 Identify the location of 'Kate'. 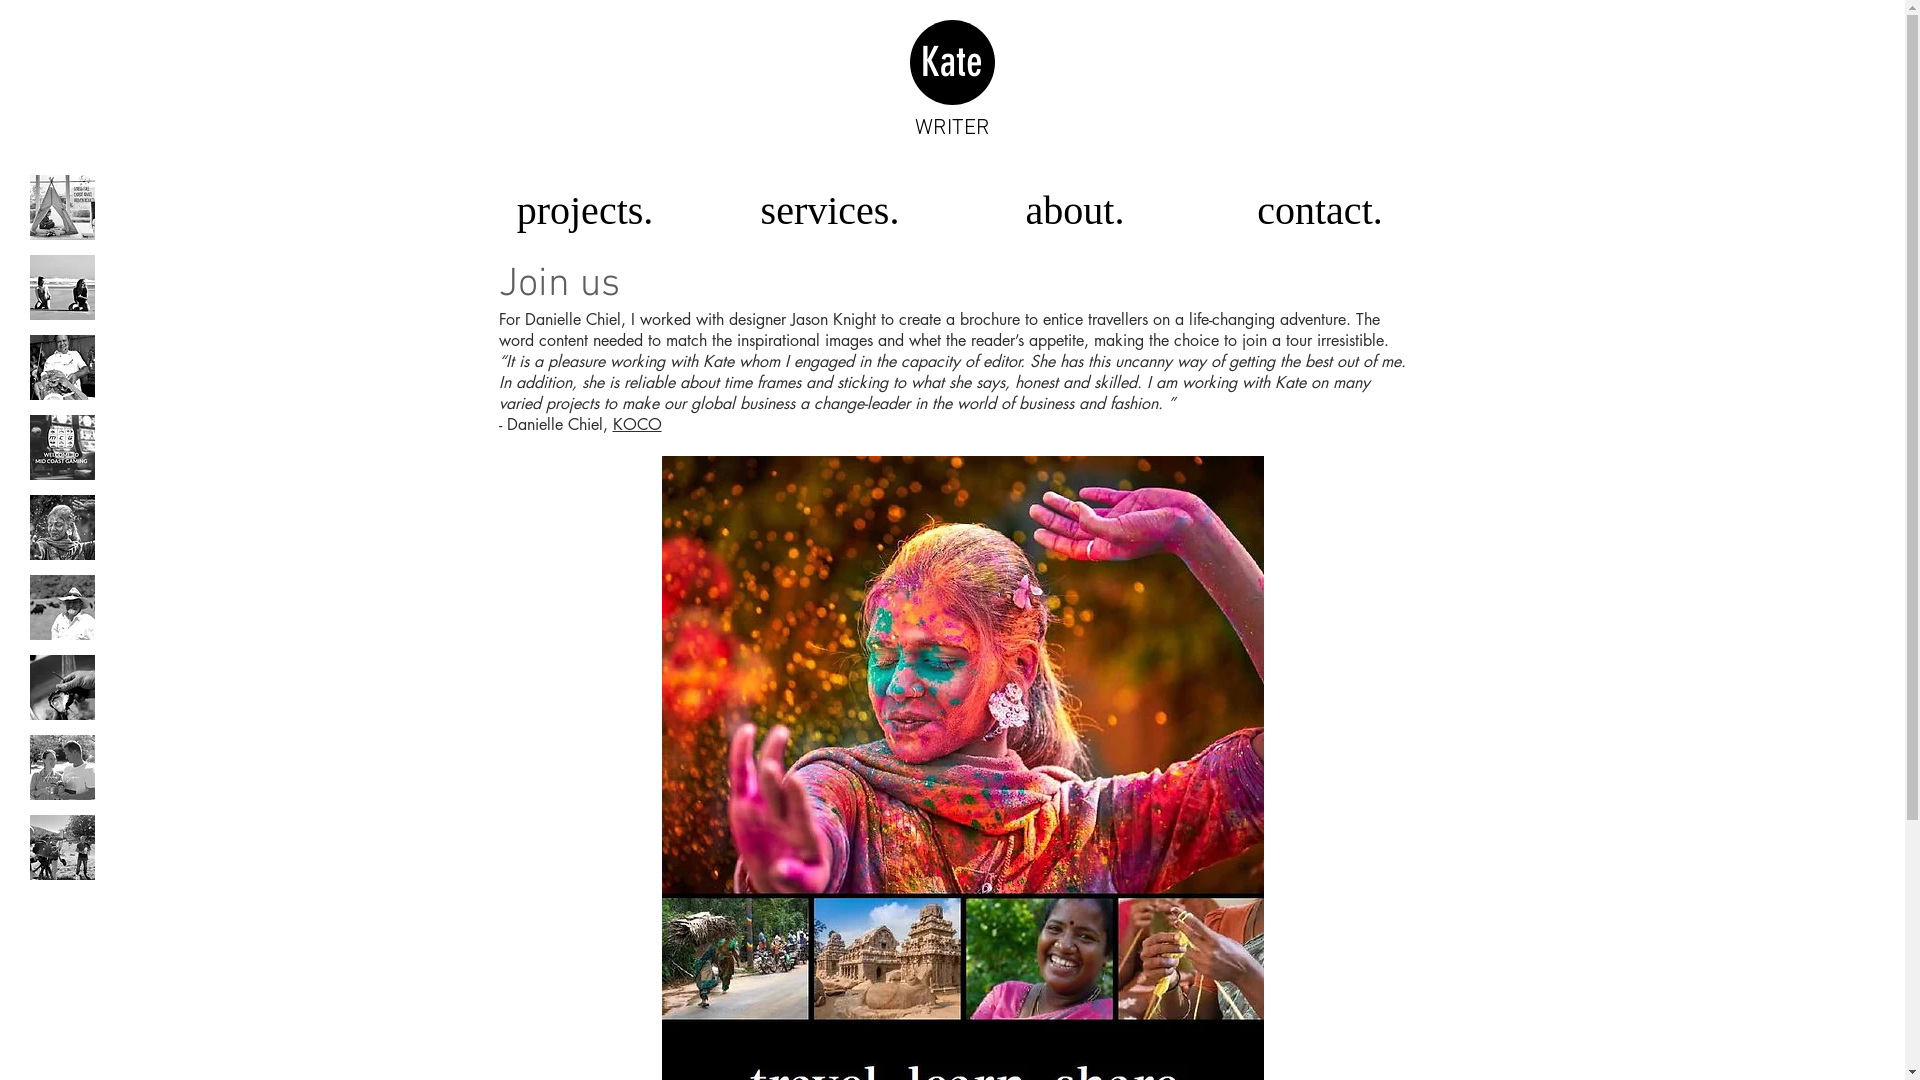
(950, 60).